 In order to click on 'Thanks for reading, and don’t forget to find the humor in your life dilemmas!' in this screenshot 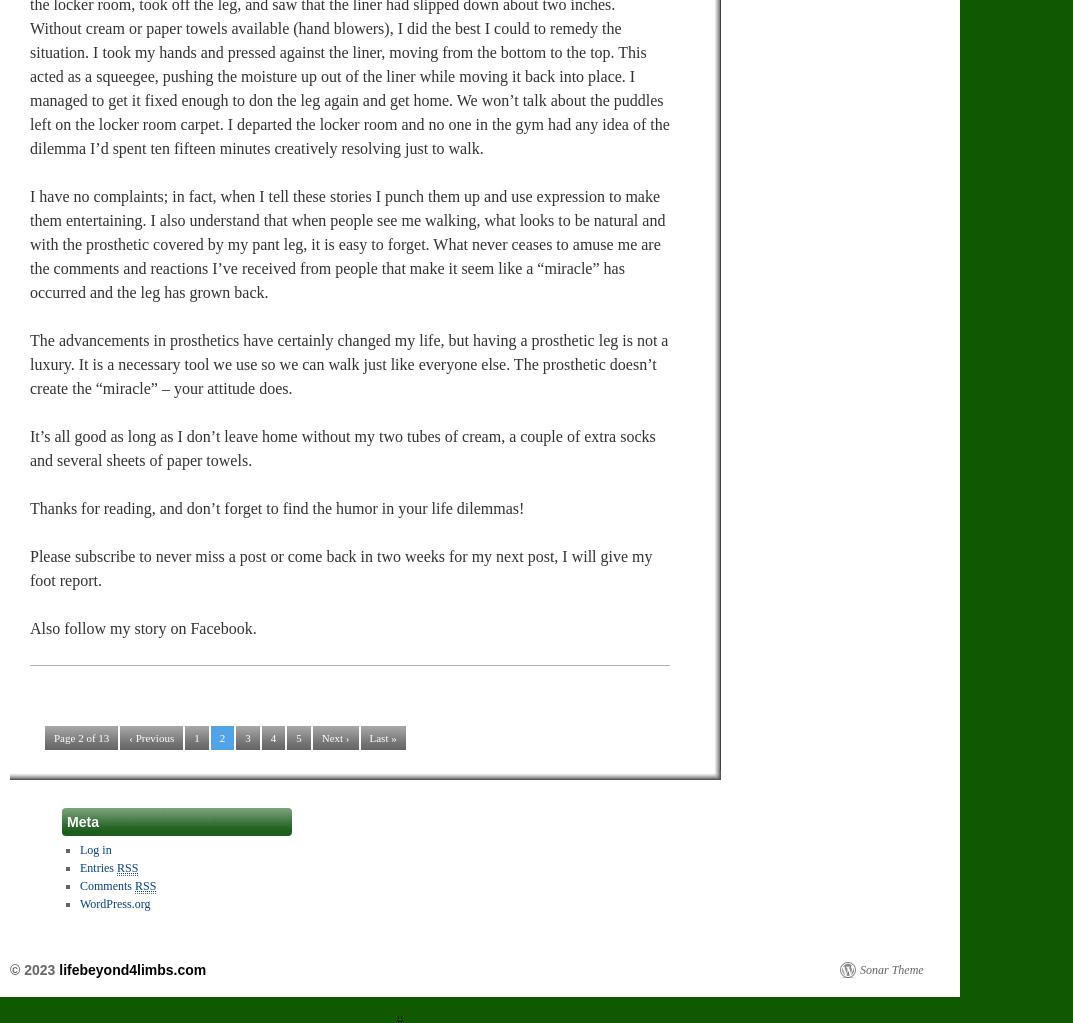, I will do `click(276, 507)`.